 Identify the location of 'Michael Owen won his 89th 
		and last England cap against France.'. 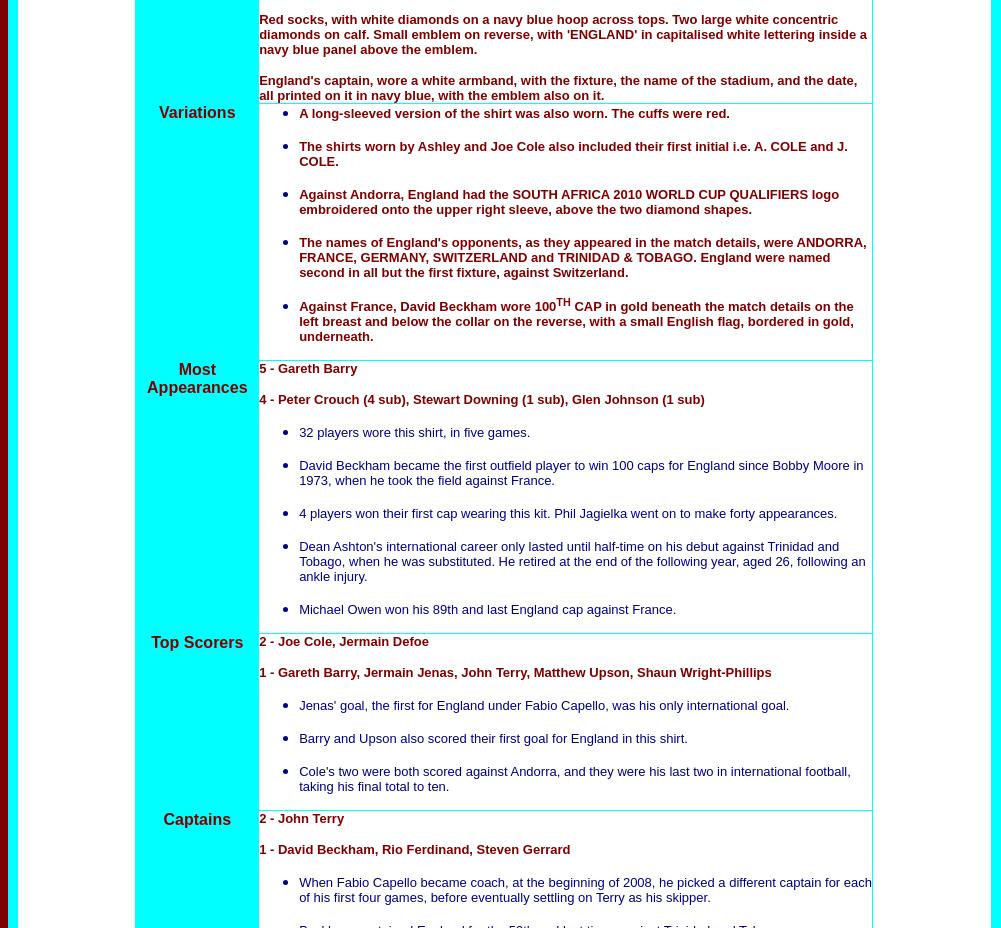
(487, 609).